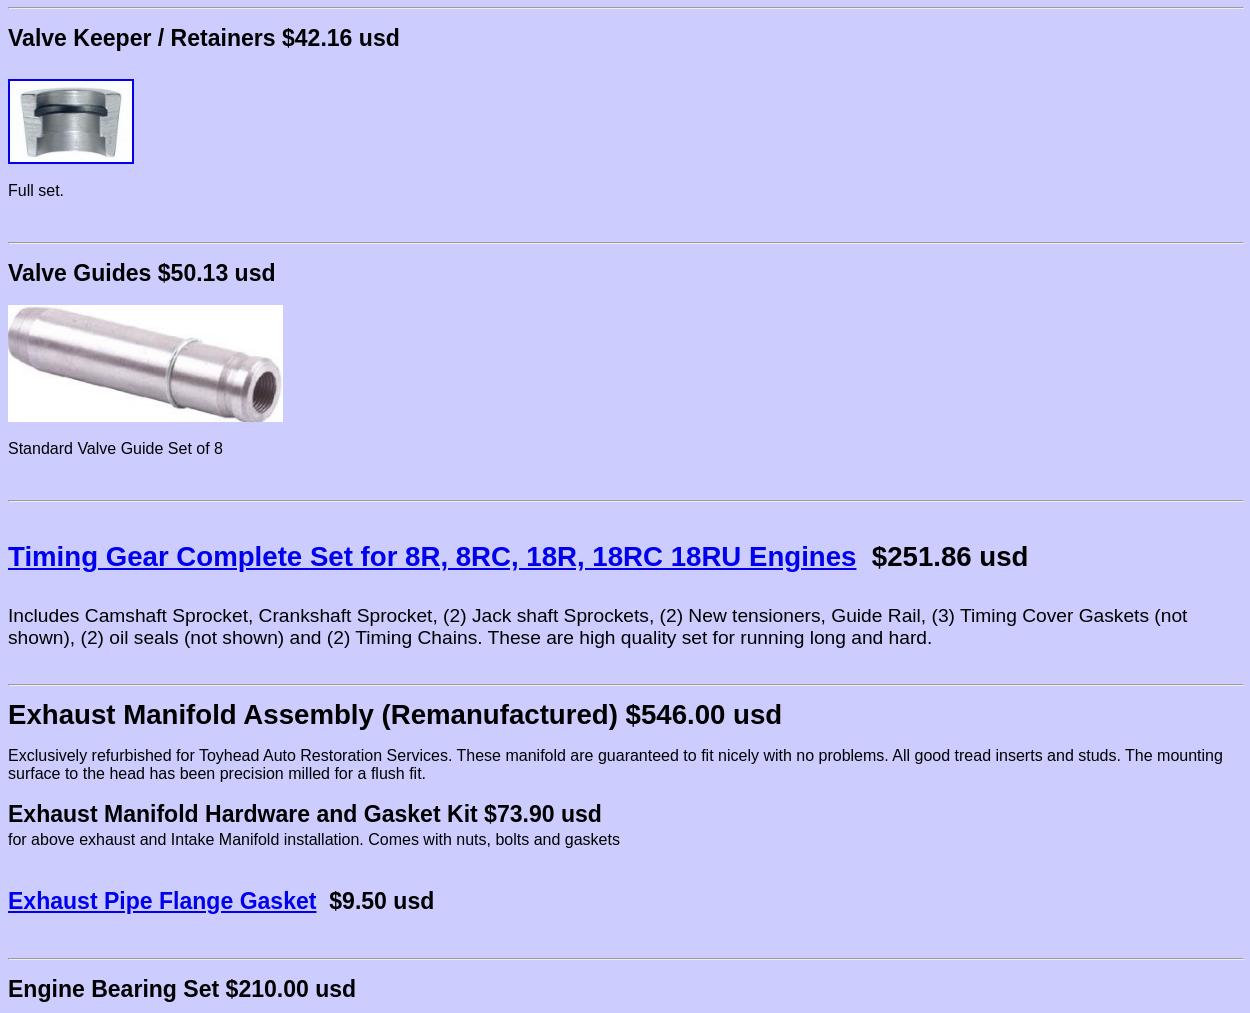 The image size is (1250, 1013). Describe the element at coordinates (219, 988) in the screenshot. I see `'Bearing Set $210.00 usd'` at that location.